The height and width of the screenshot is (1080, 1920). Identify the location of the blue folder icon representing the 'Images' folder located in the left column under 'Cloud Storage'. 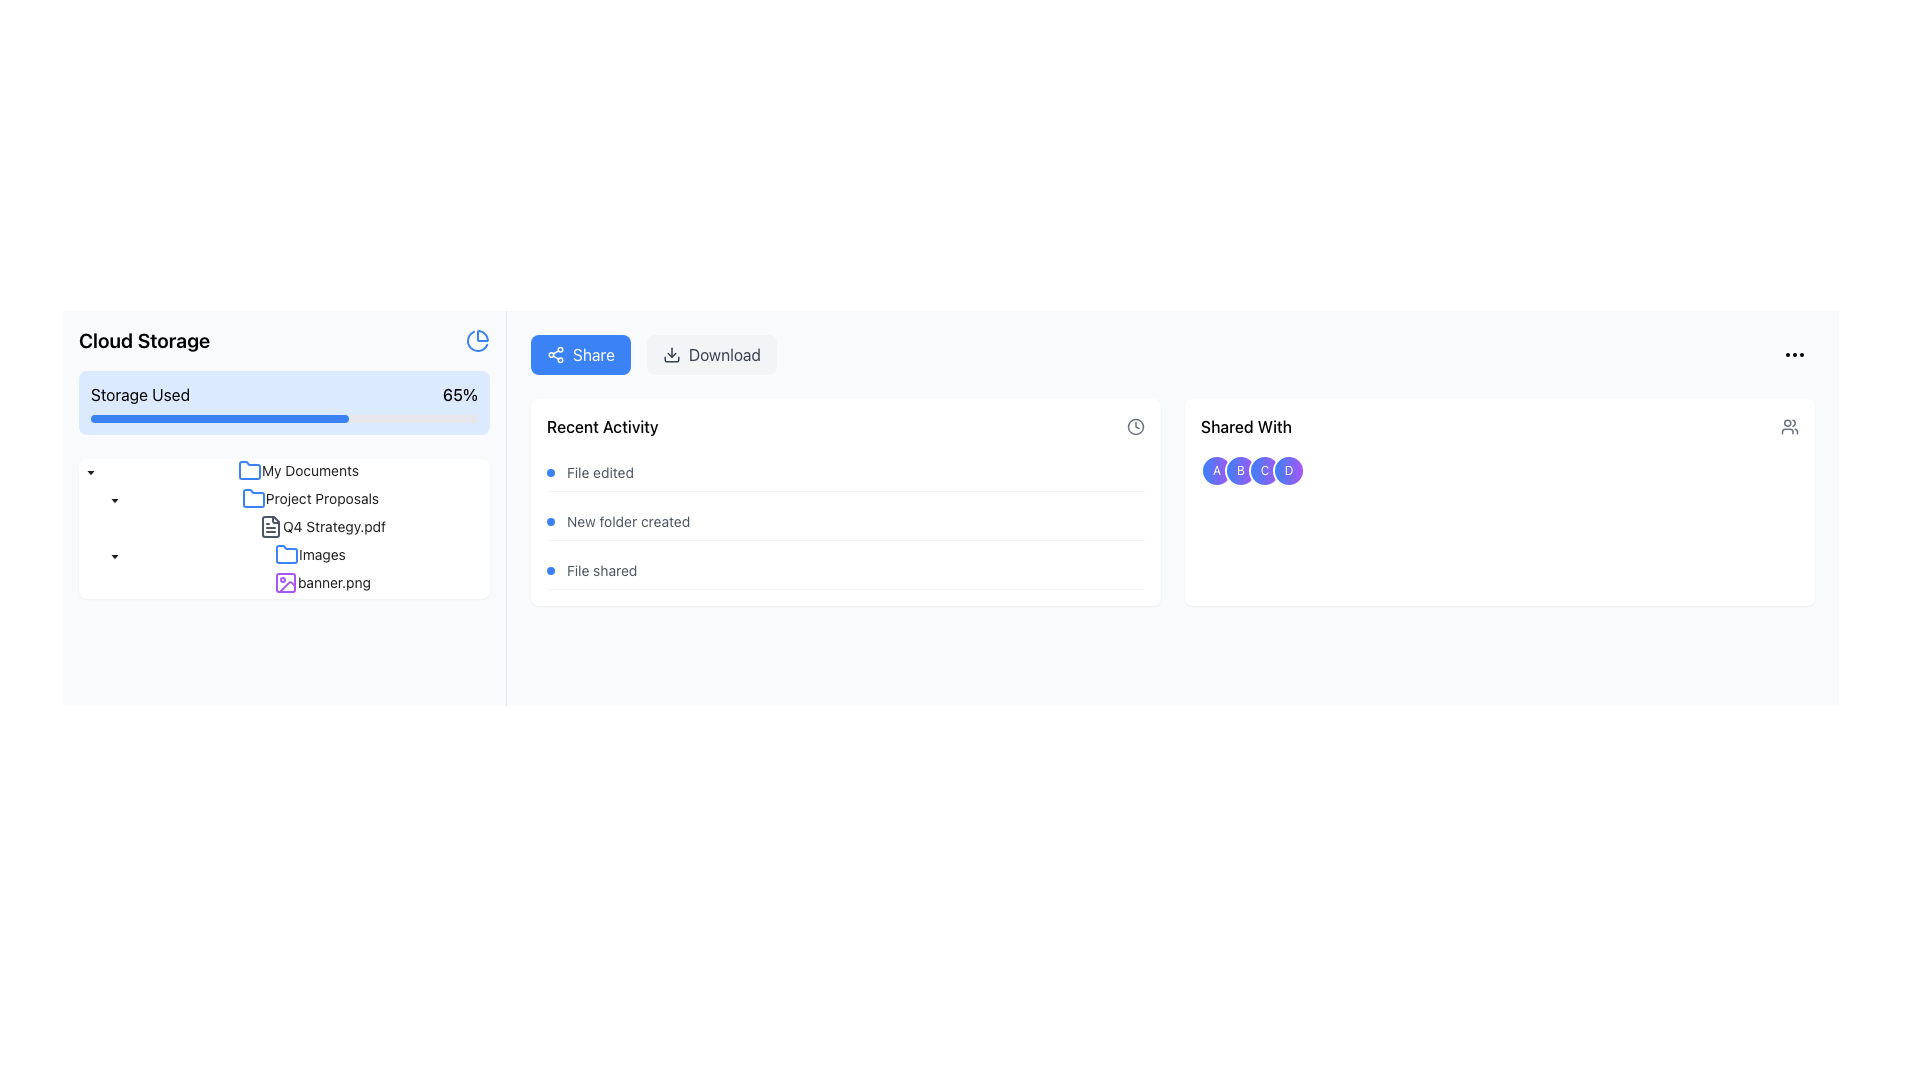
(286, 554).